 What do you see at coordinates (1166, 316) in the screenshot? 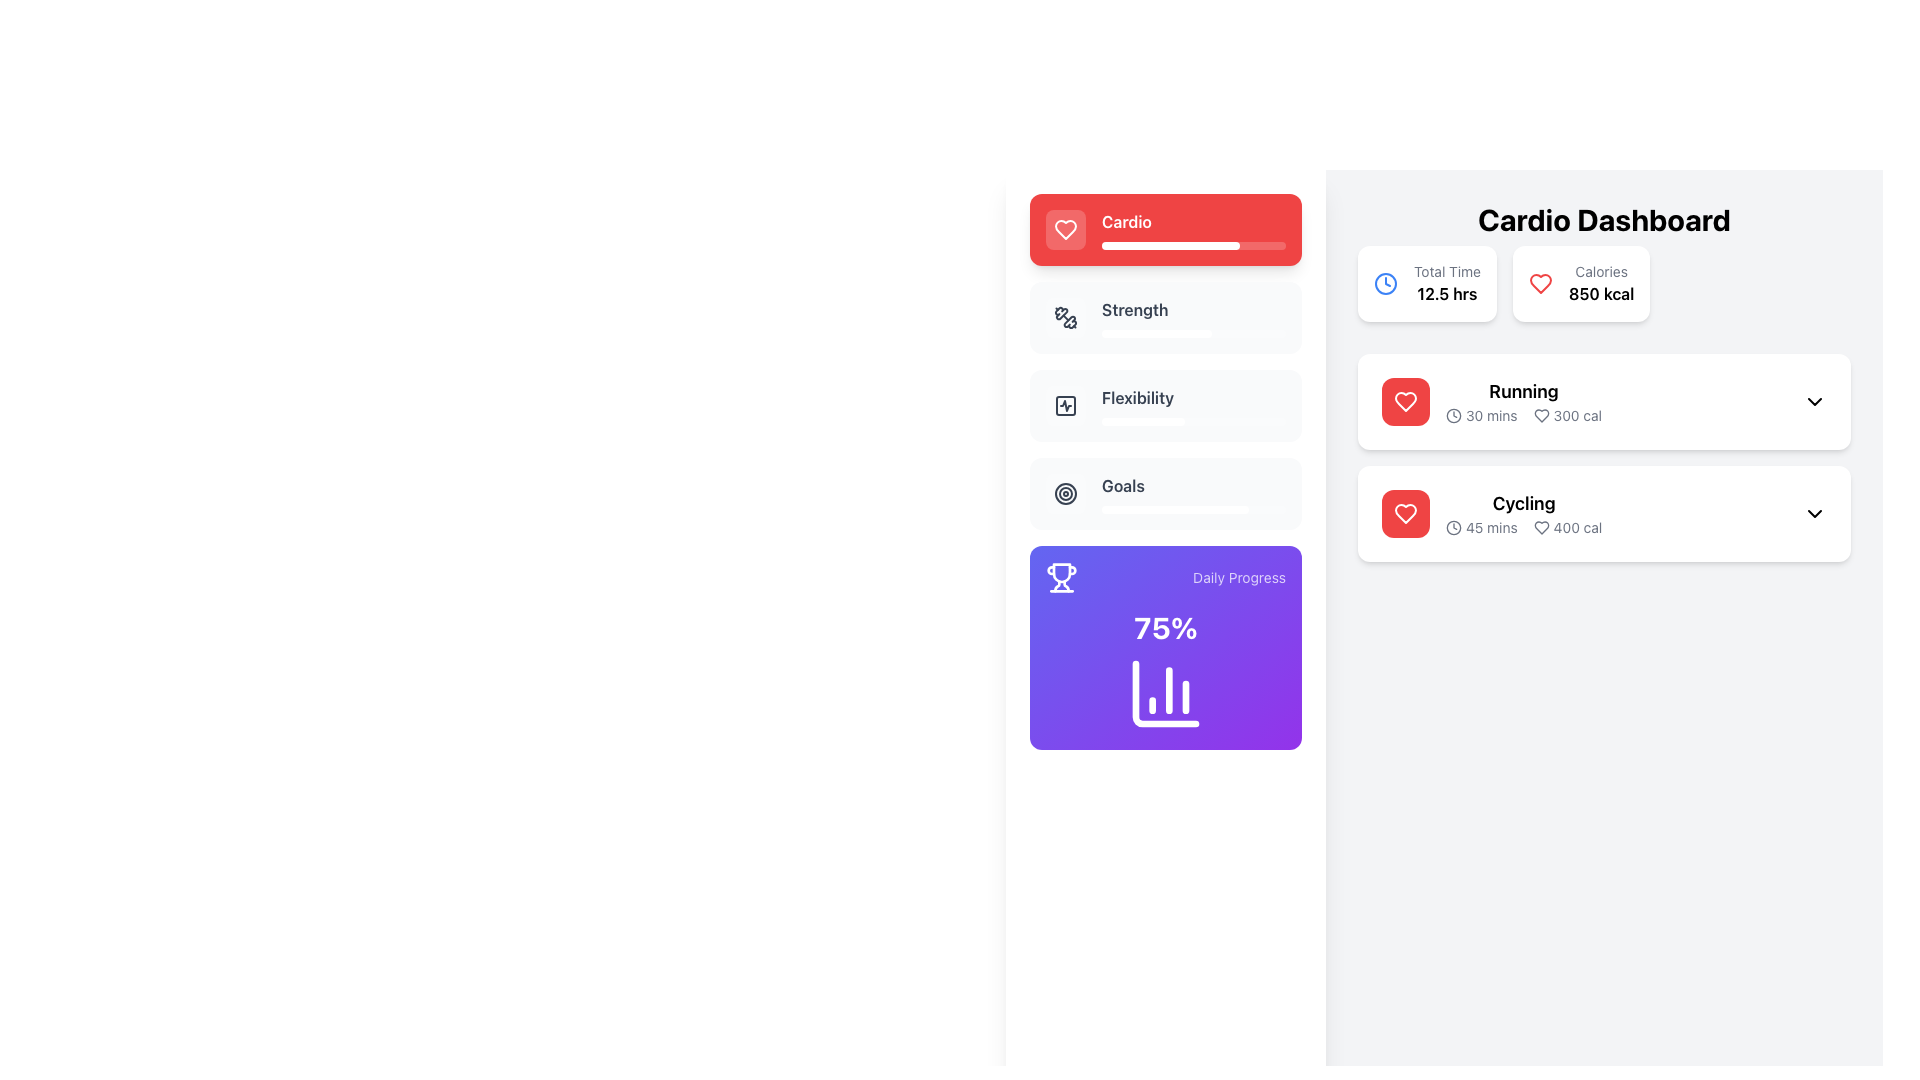
I see `the interactive button that navigates to the 'Strength' section, located between the 'Cardio' and 'Flexibility' buttons on the left-hand panel` at bounding box center [1166, 316].